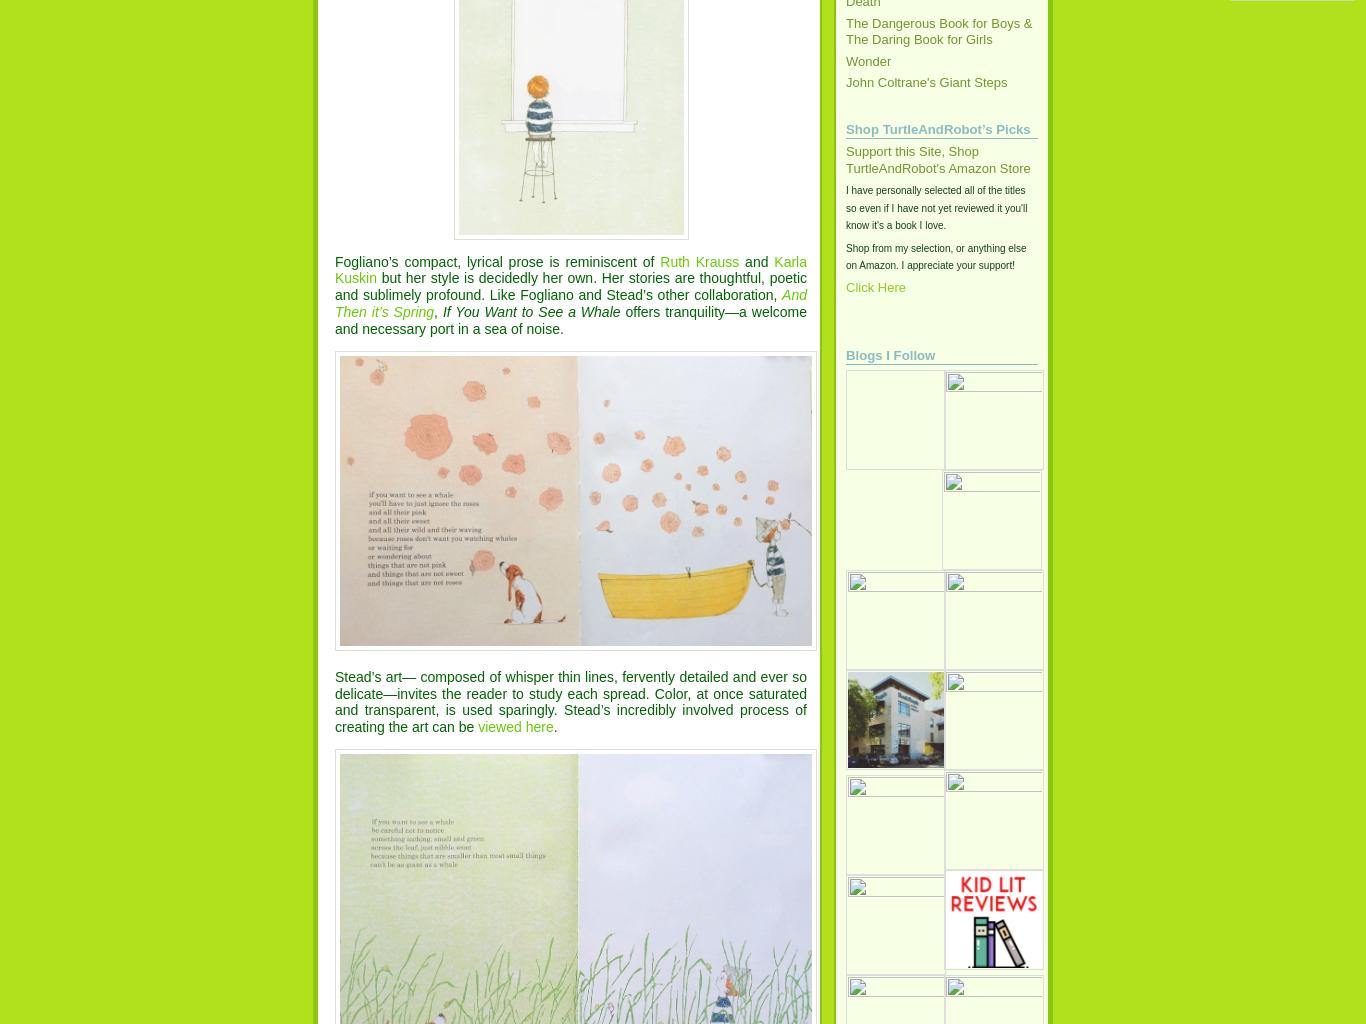 The height and width of the screenshot is (1024, 1366). I want to click on 'Fogliano’s compact, lyrical prose is reminiscent of', so click(497, 261).